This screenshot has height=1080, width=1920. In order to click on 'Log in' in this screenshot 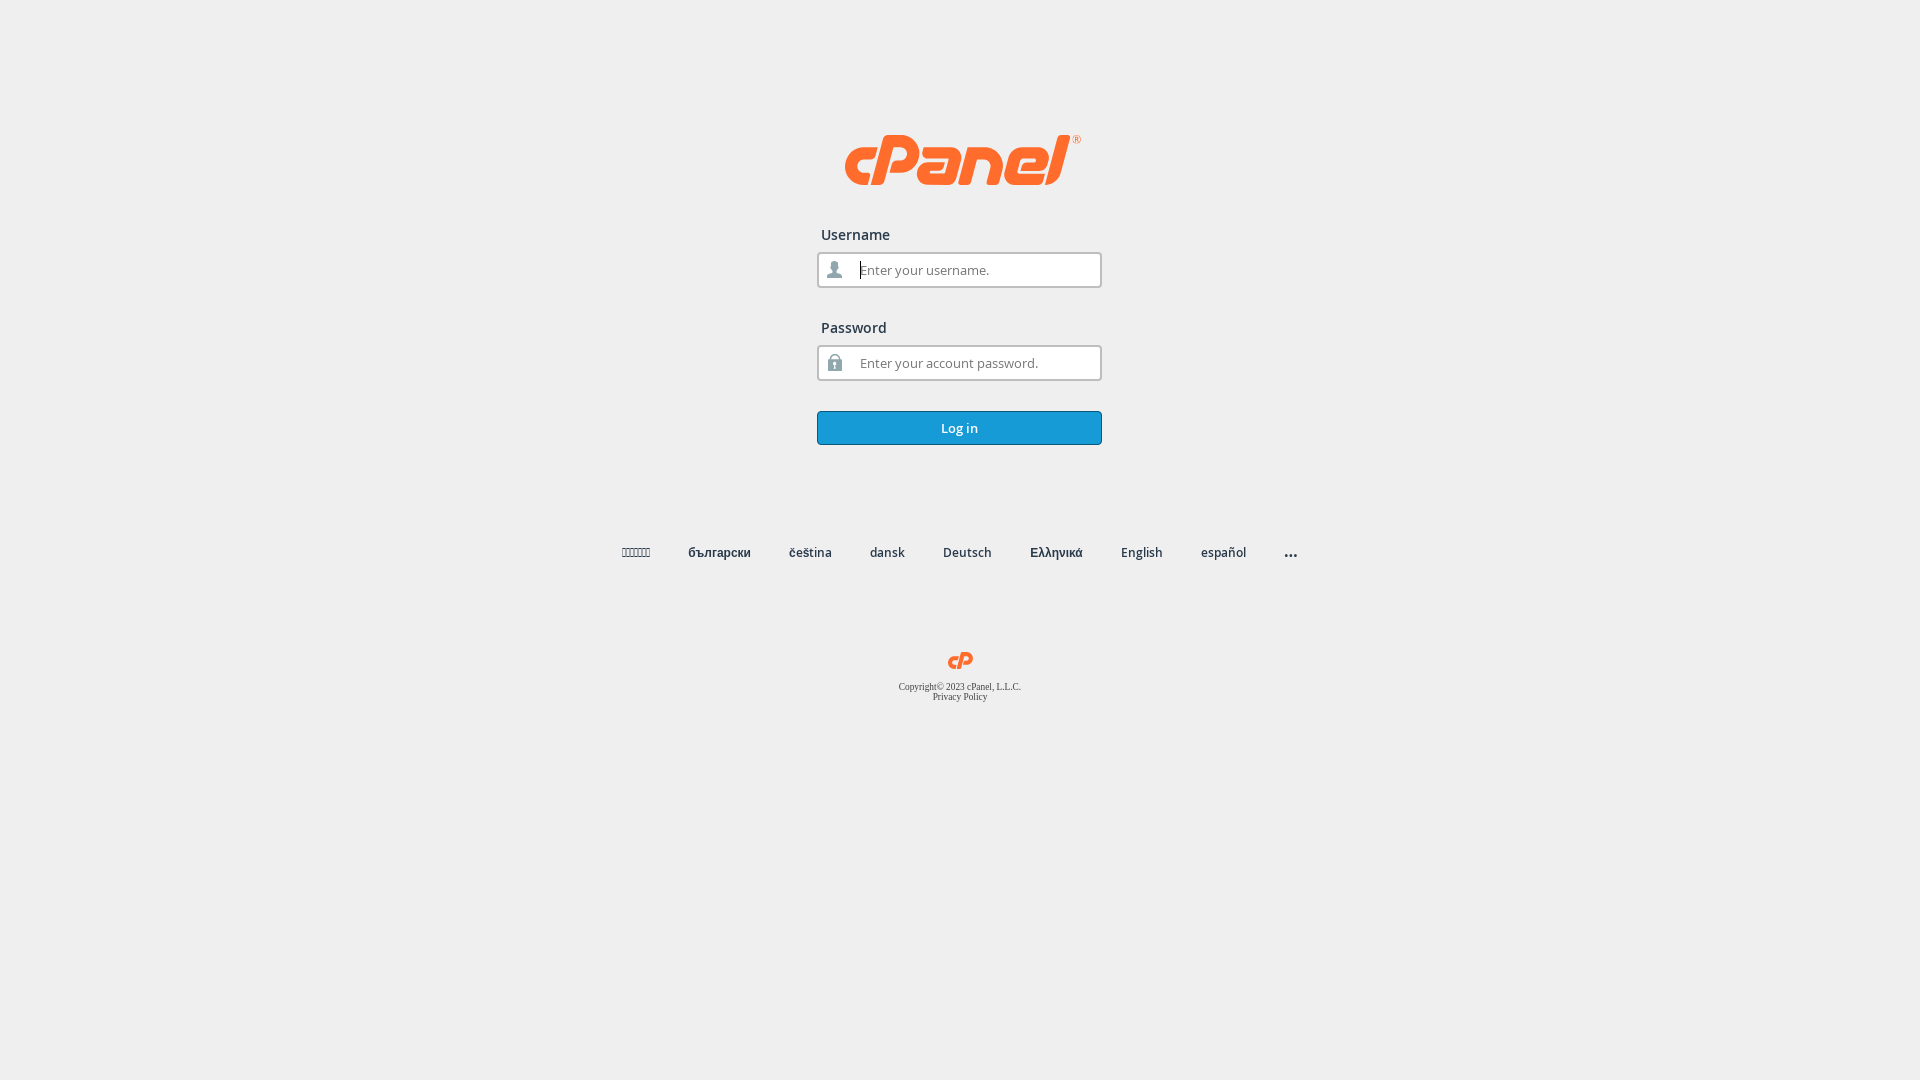, I will do `click(958, 427)`.